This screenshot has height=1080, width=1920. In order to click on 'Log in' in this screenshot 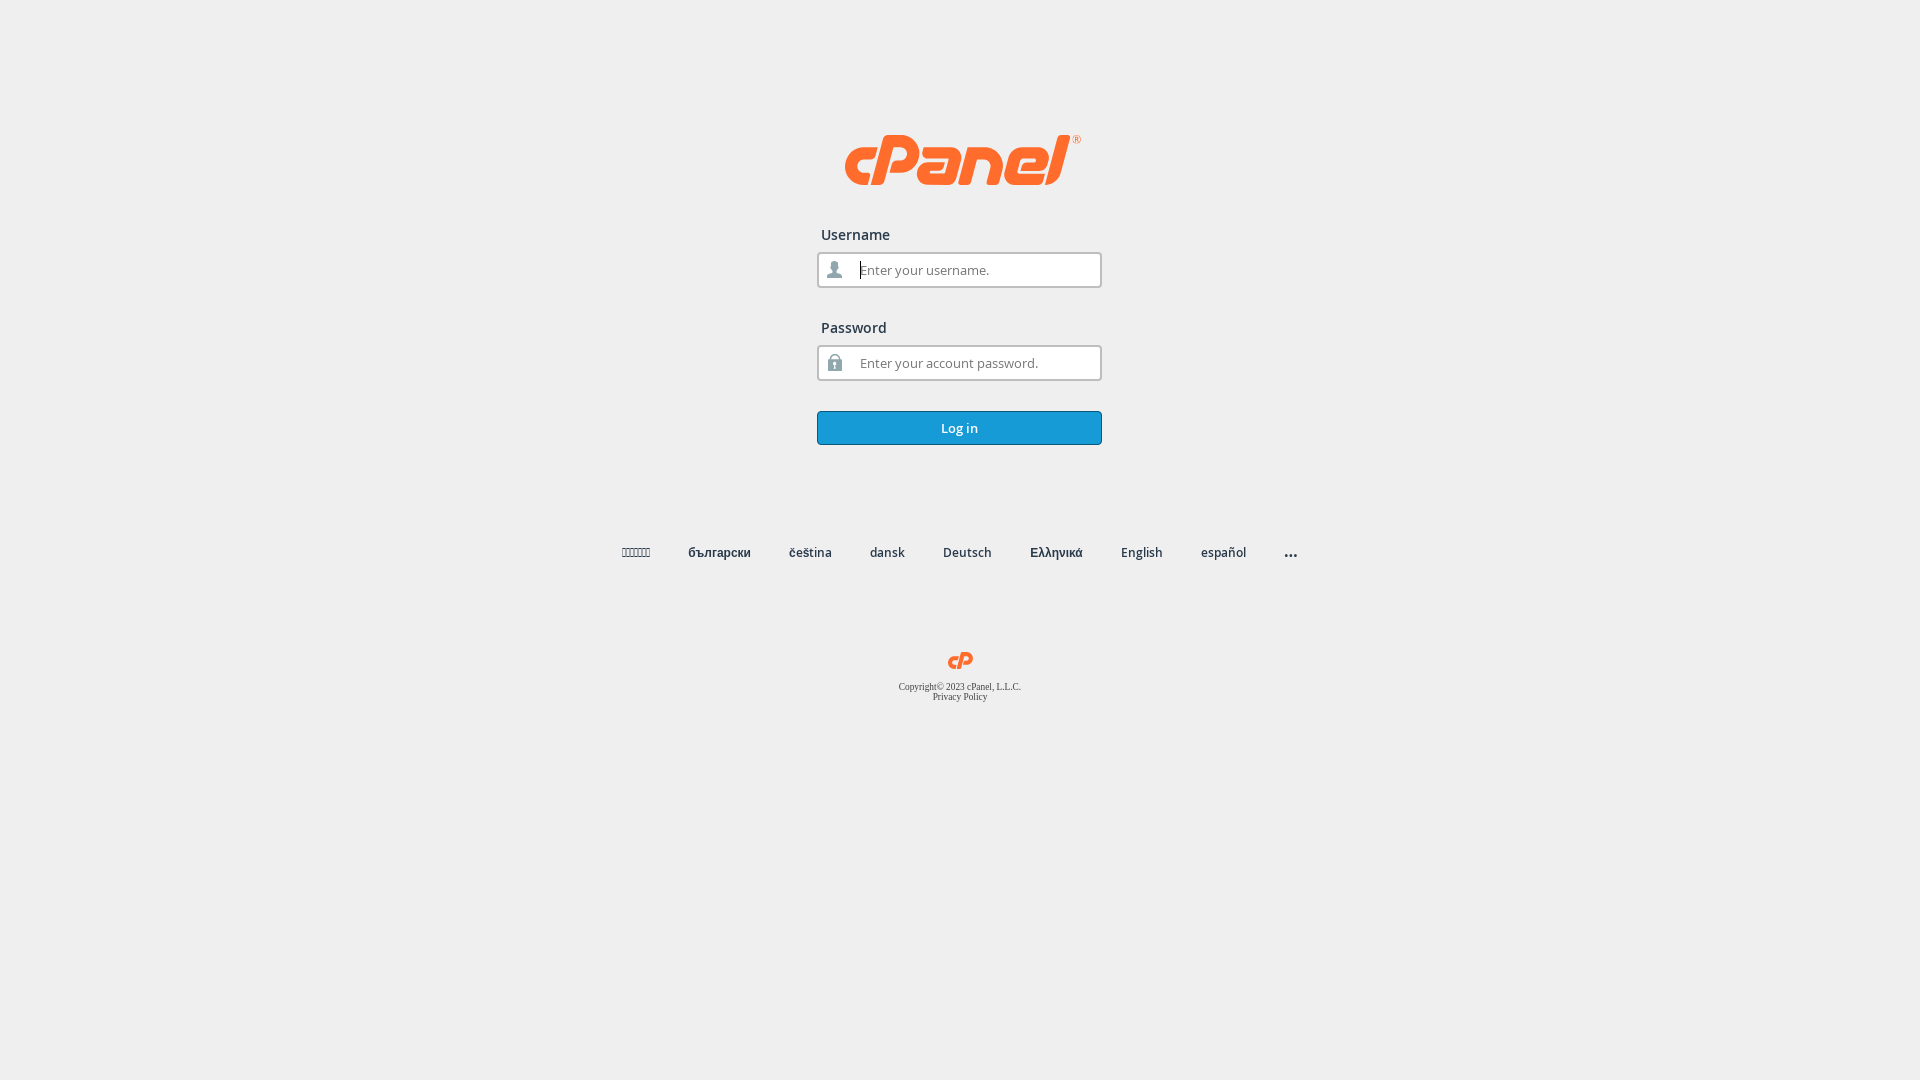, I will do `click(958, 427)`.